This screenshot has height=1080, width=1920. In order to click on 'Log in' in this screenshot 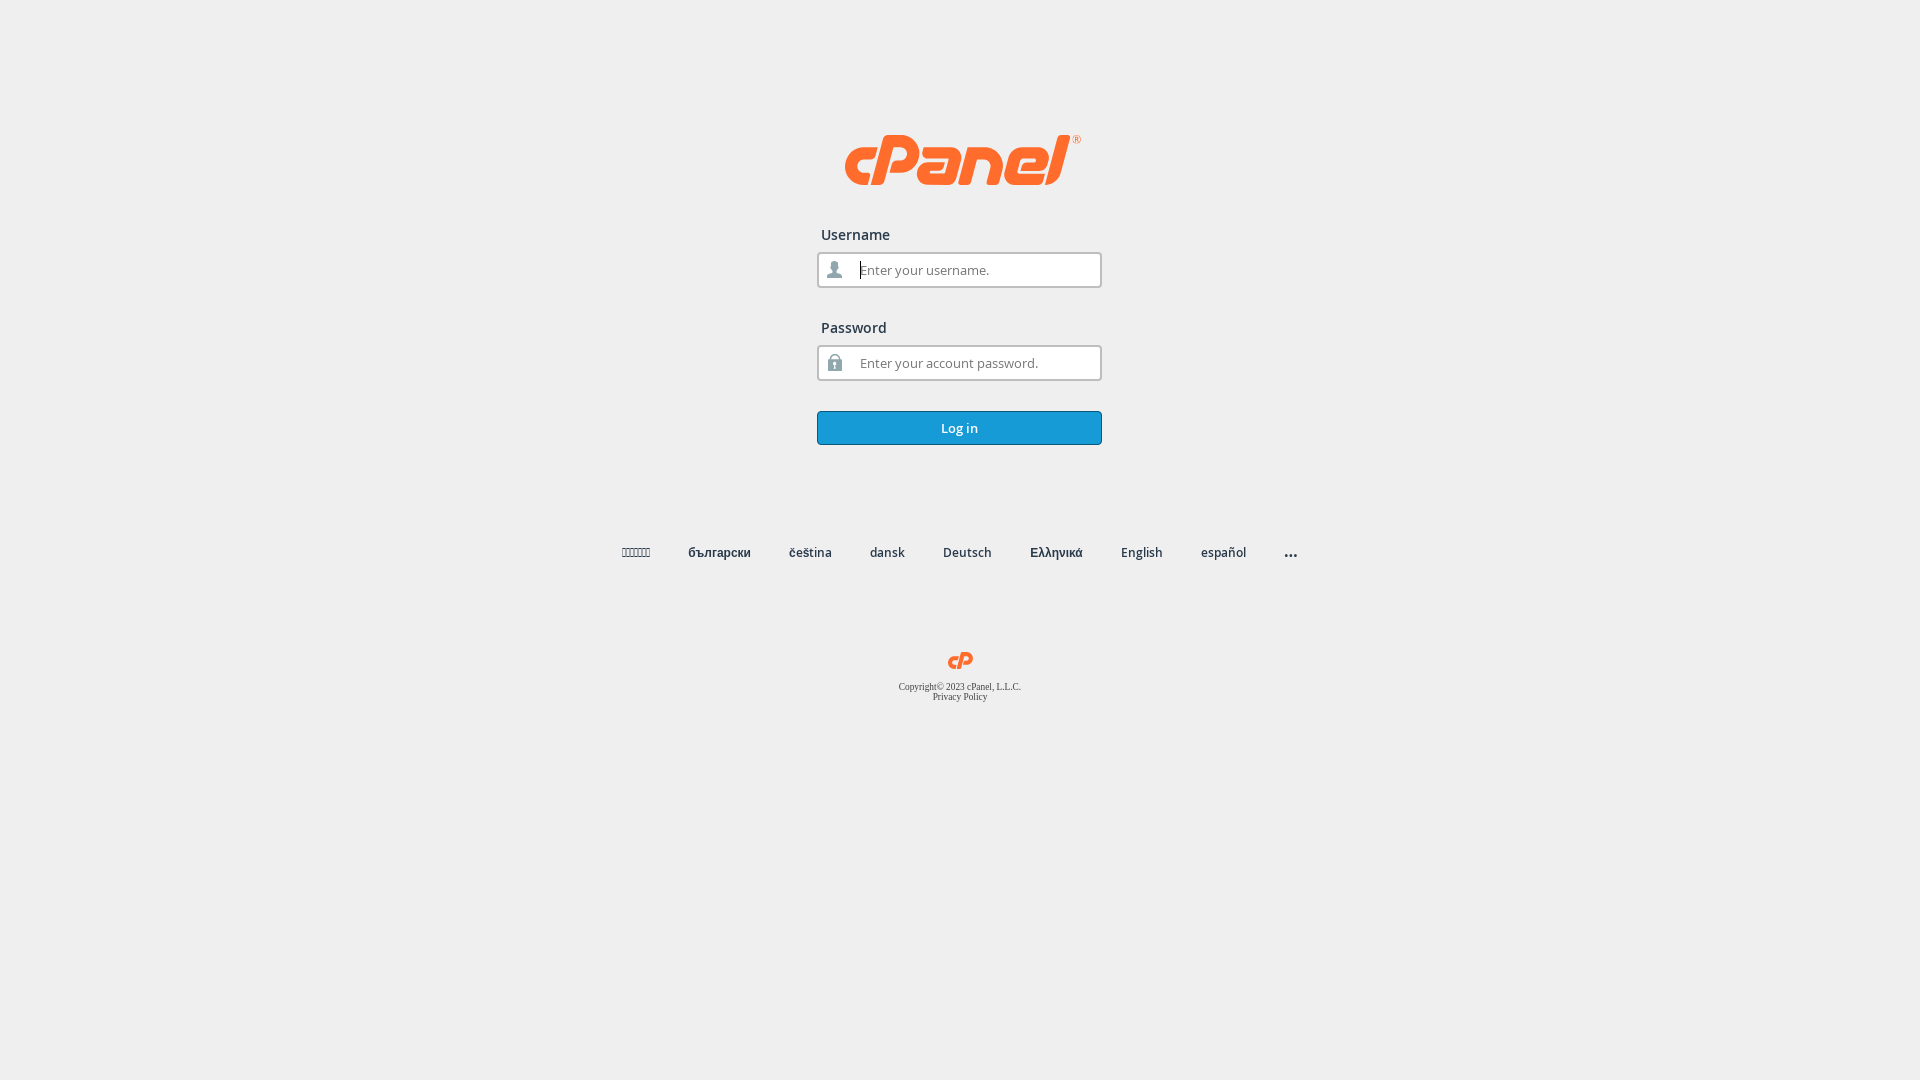, I will do `click(958, 427)`.